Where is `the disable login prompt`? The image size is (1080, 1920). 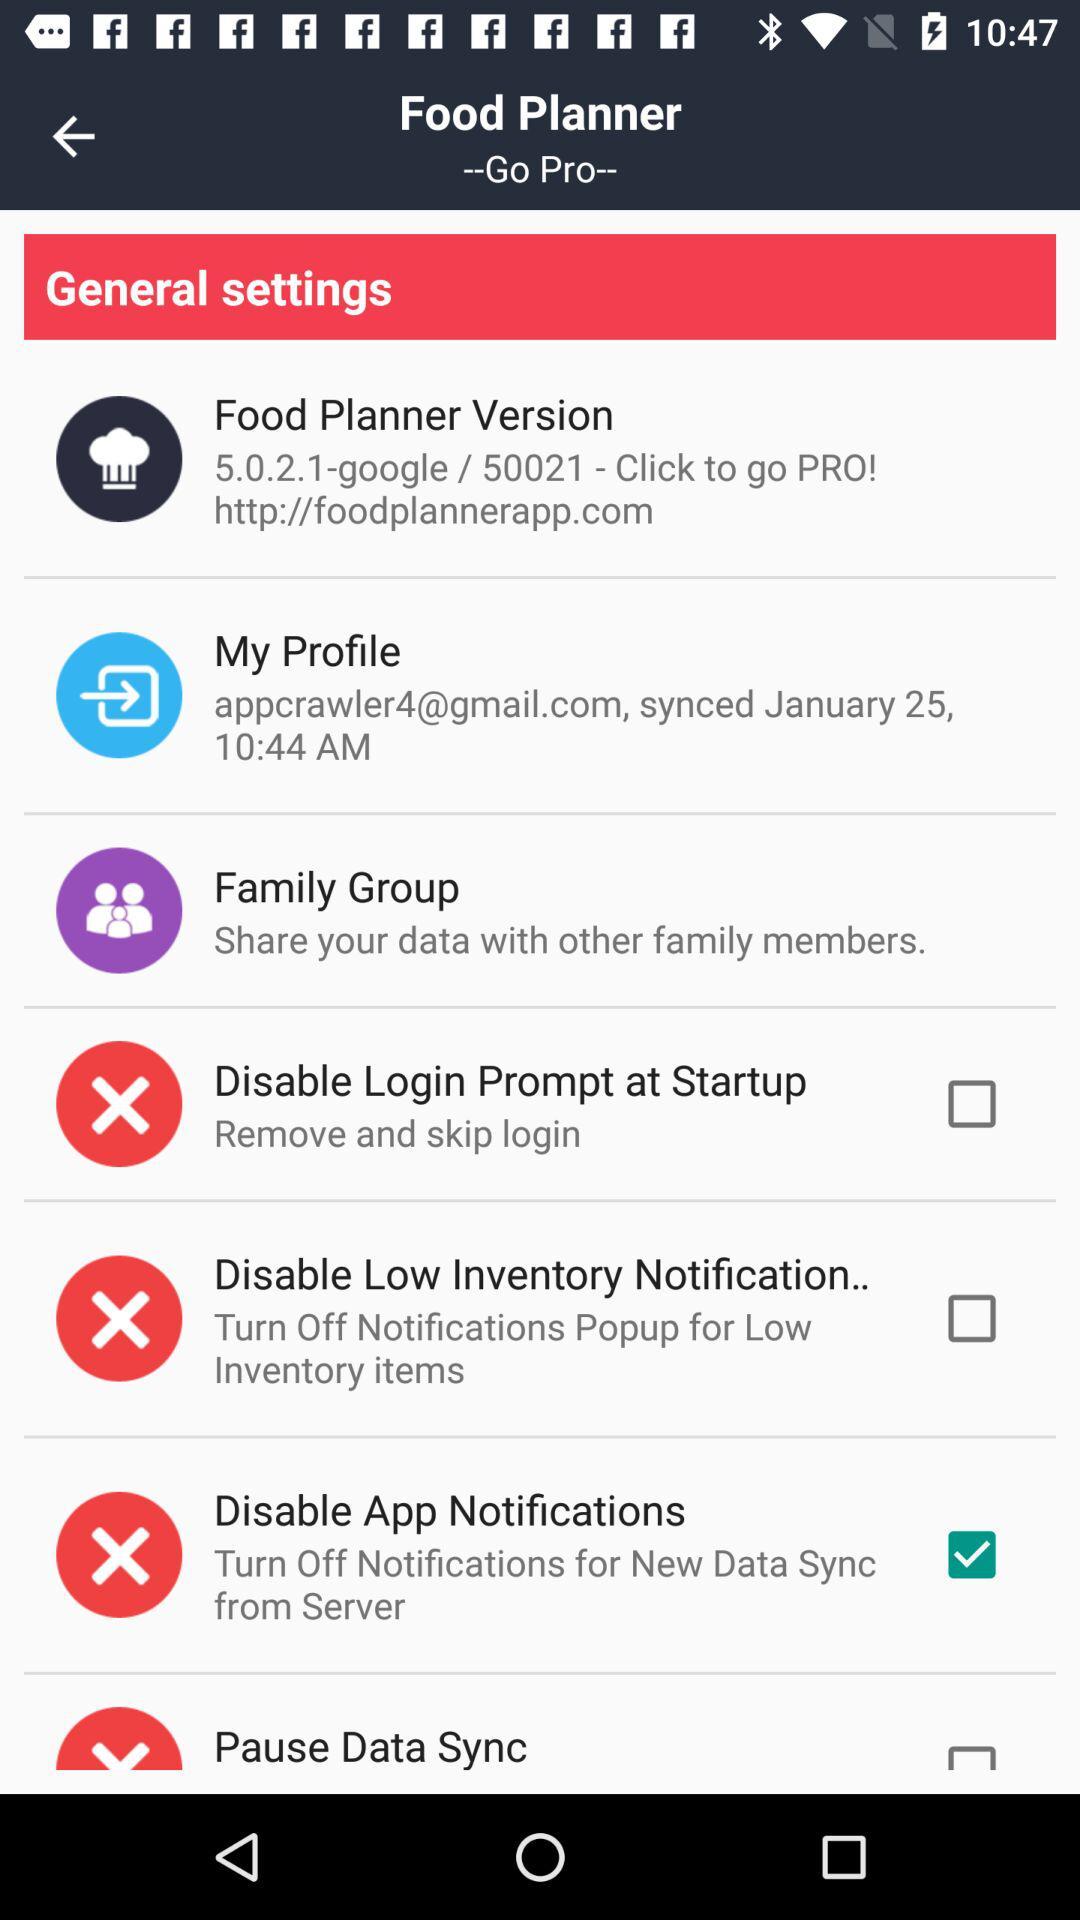 the disable login prompt is located at coordinates (509, 1078).